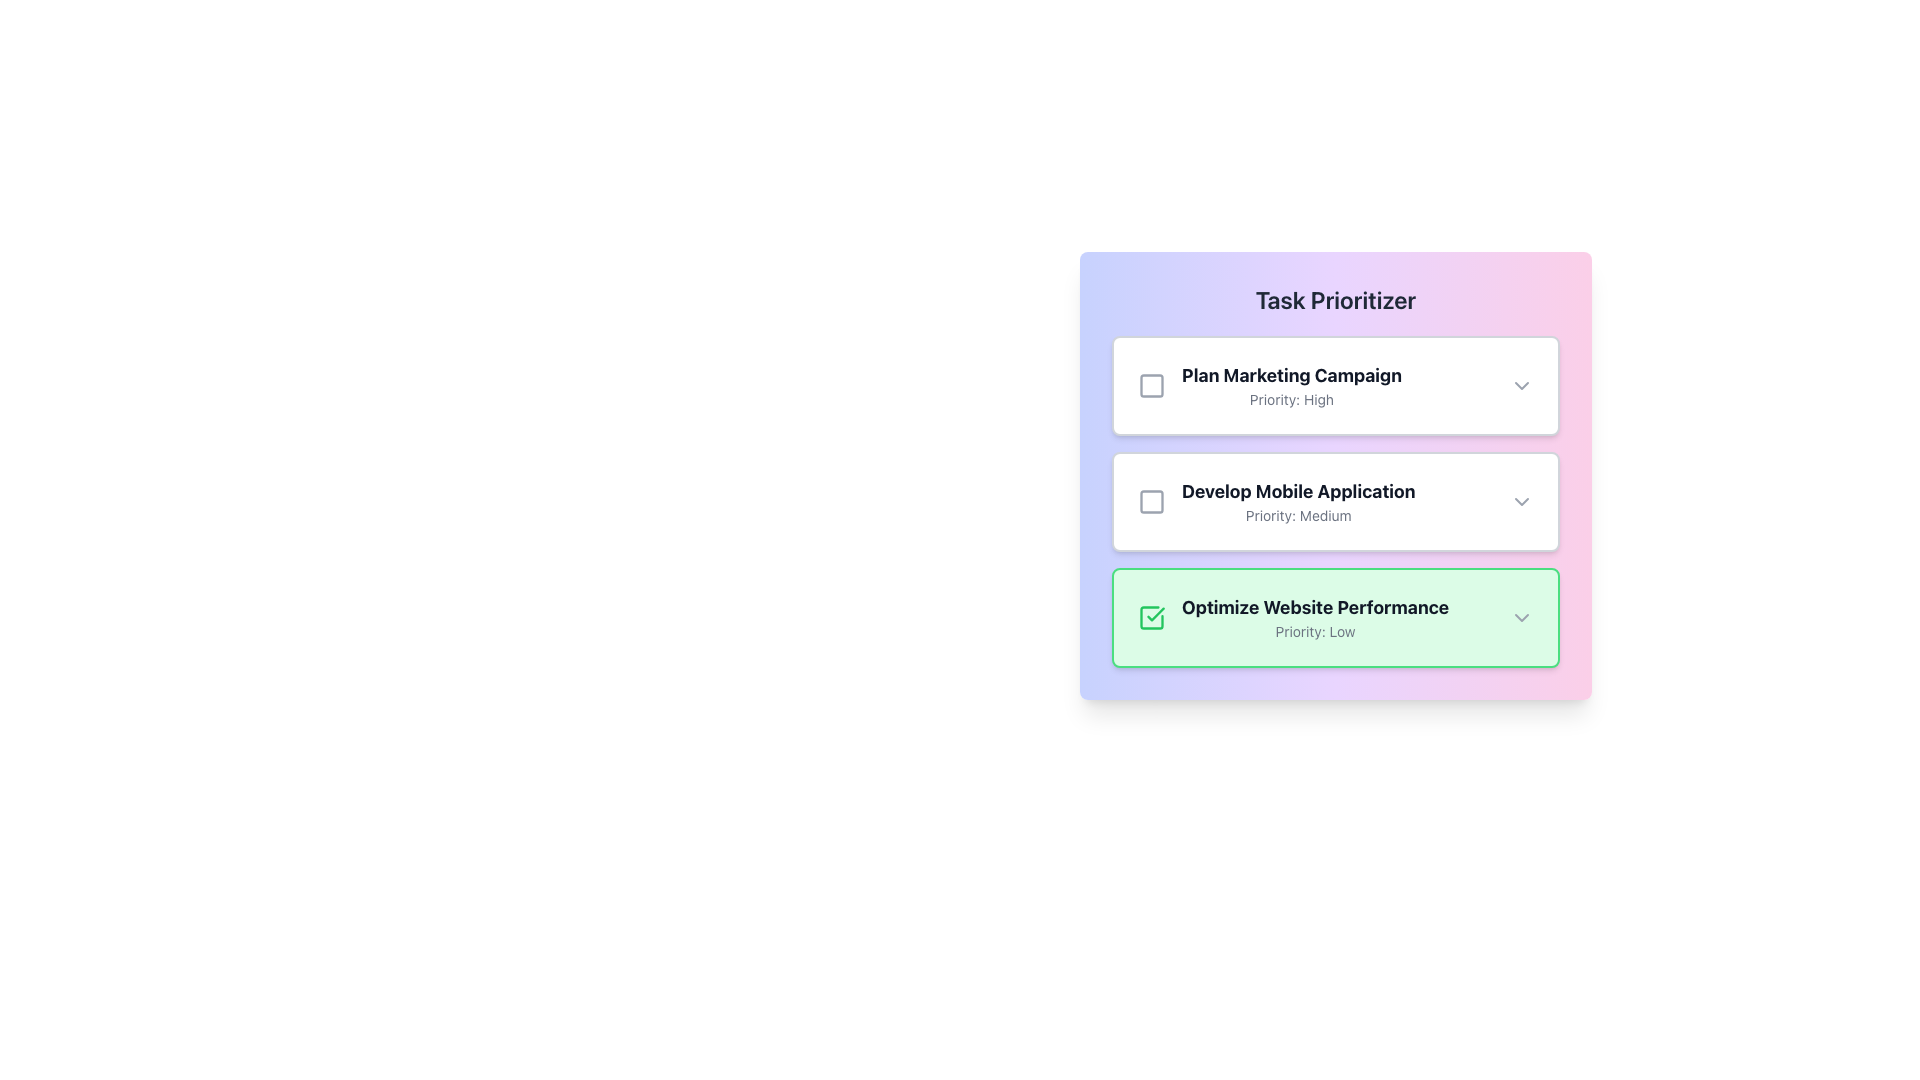 The width and height of the screenshot is (1920, 1080). What do you see at coordinates (1315, 632) in the screenshot?
I see `the static text label indicating the priority level of the task 'Optimize Website Performance' set to 'Low', which is located at the bottom of the green-highlighted card` at bounding box center [1315, 632].